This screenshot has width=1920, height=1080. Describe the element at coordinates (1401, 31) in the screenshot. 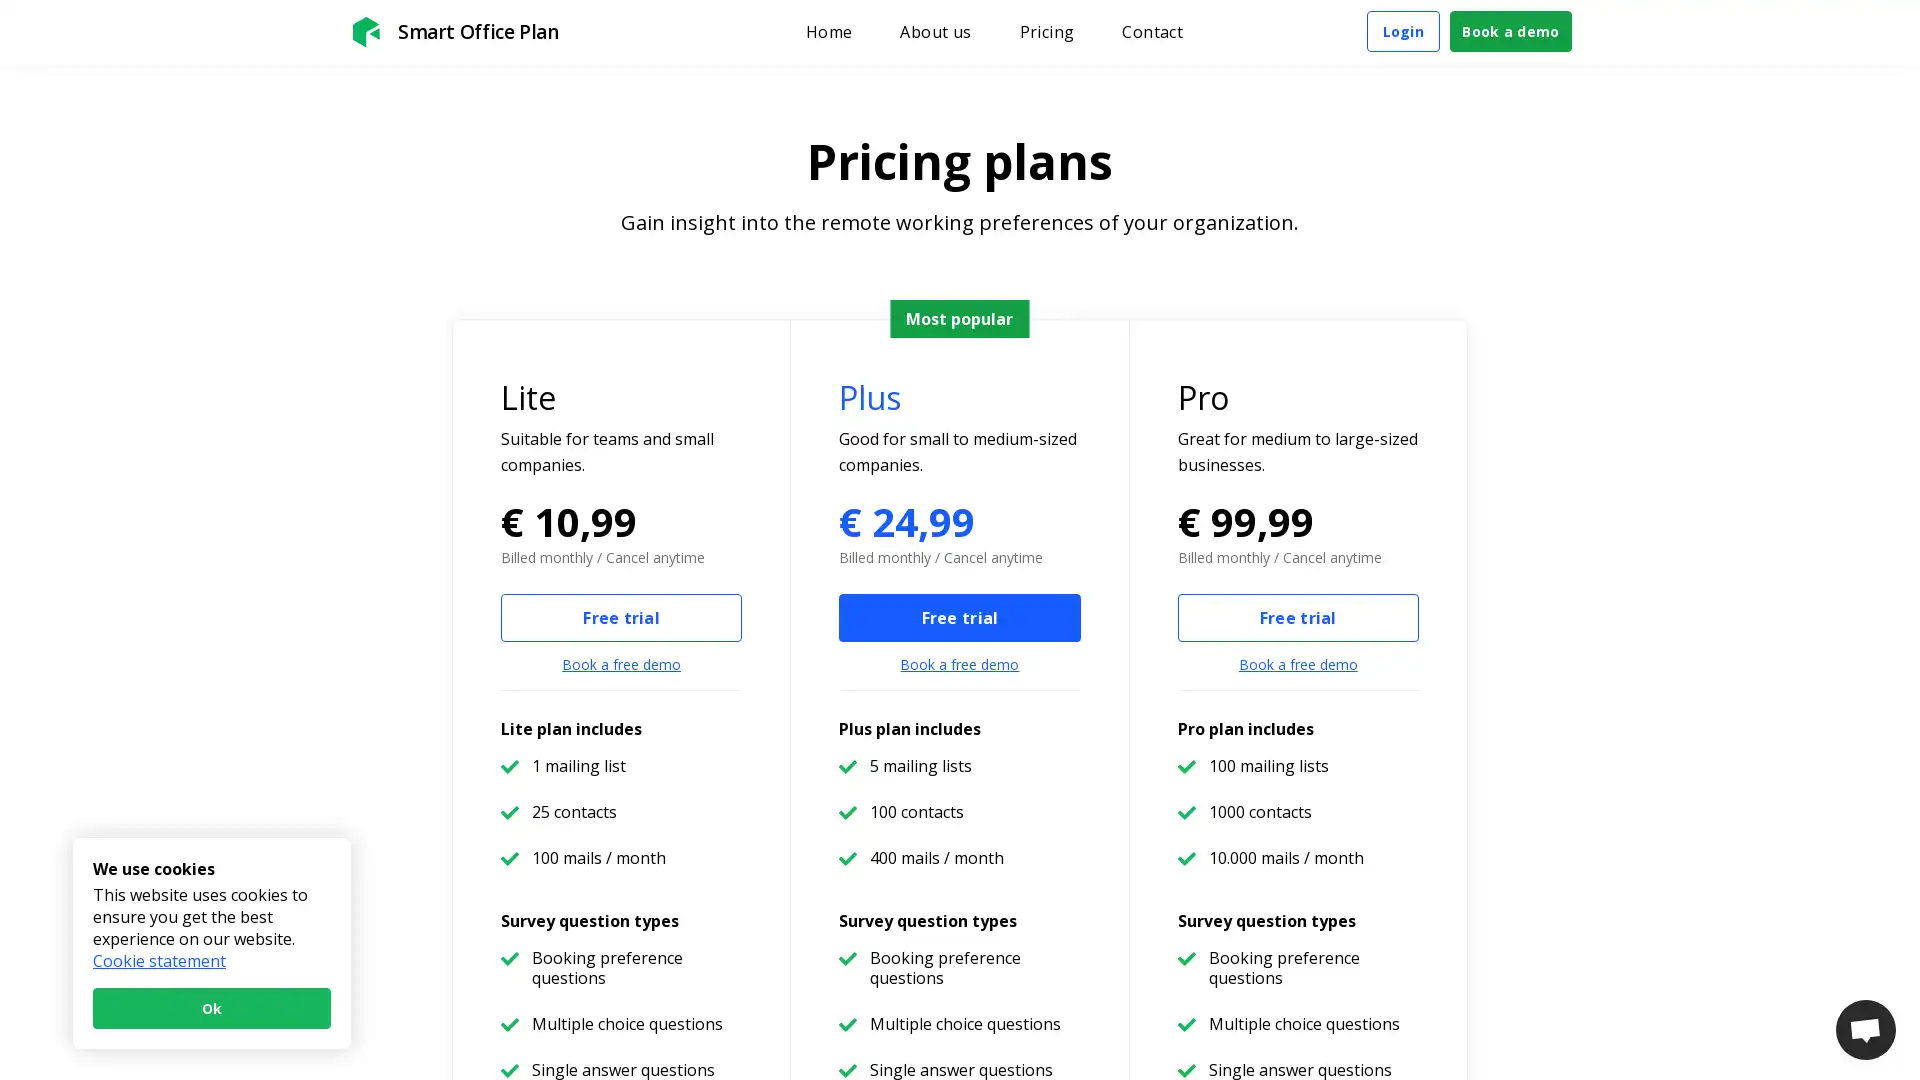

I see `Login` at that location.